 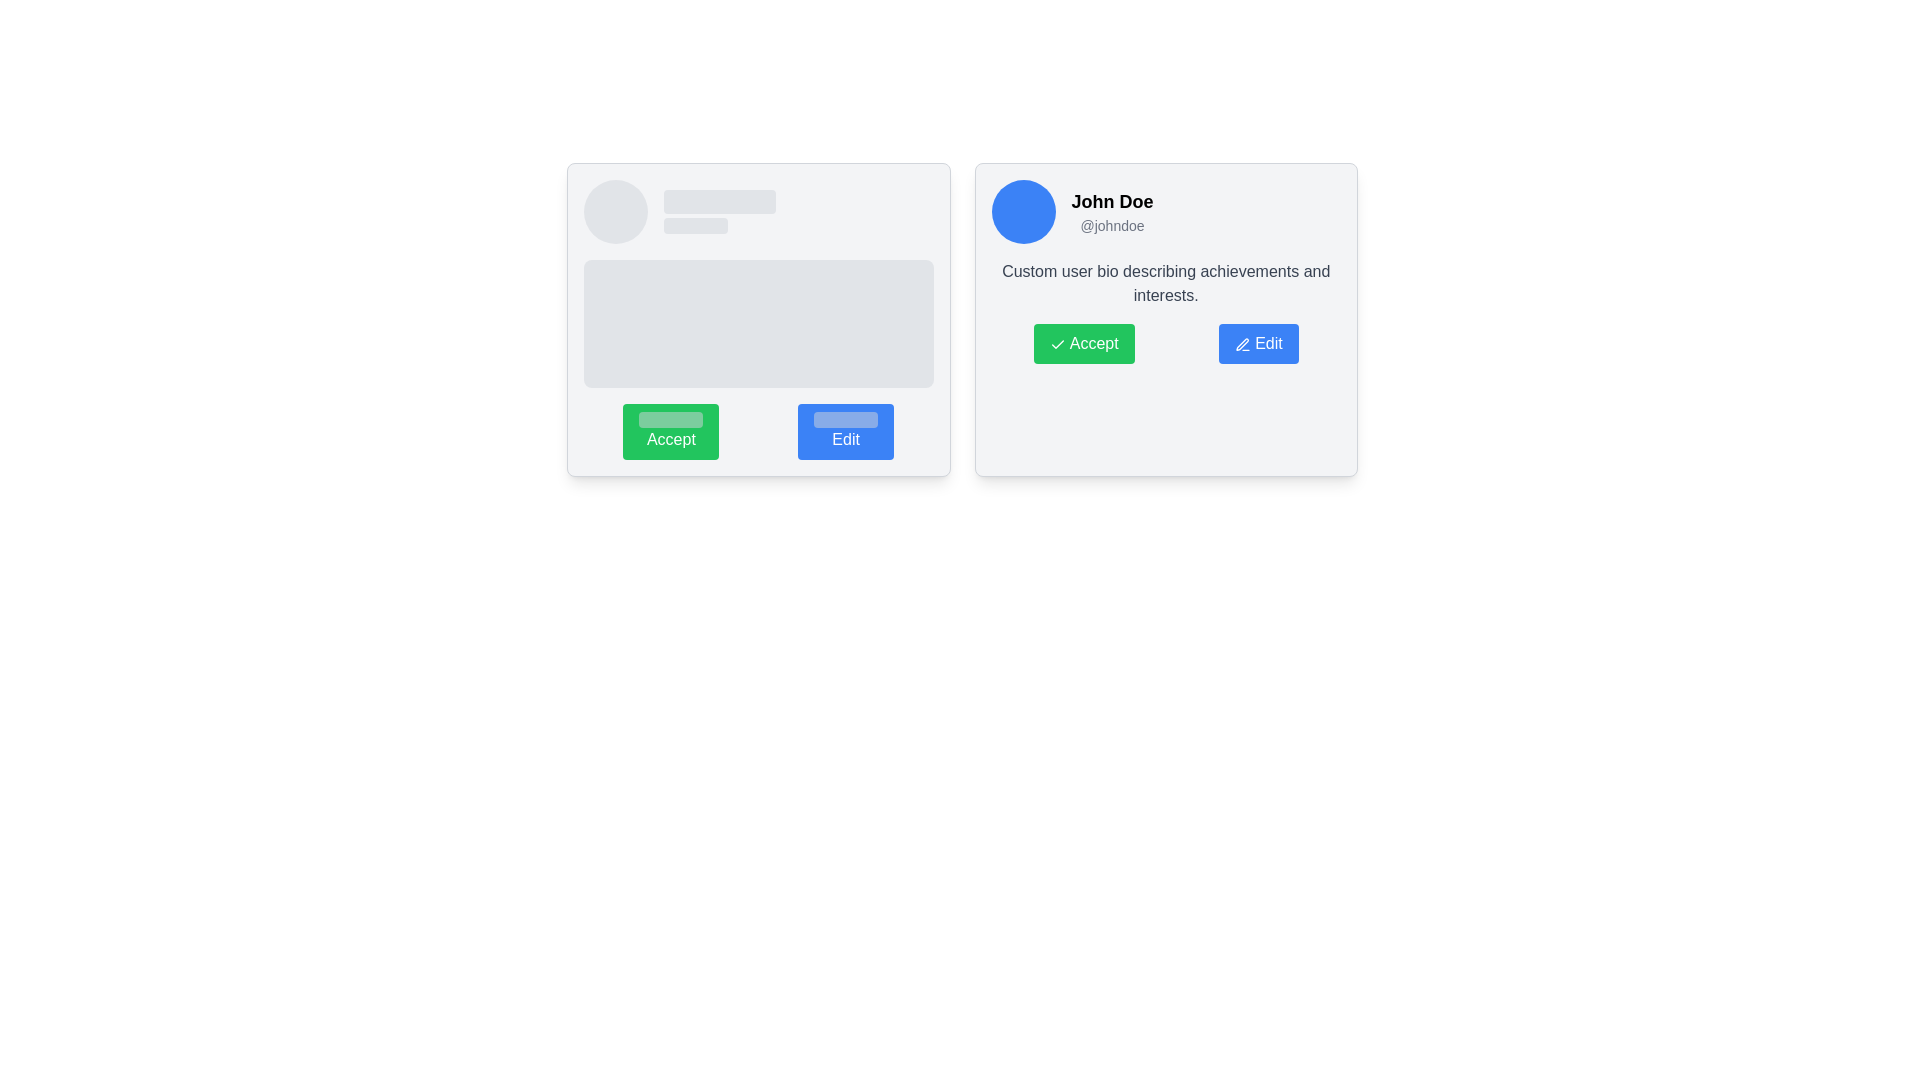 I want to click on loading placeholder element located in the middle section of the card, positioned below the avatar and text skeletons, and above the 'Accept' and 'Edit' action buttons, so click(x=757, y=323).